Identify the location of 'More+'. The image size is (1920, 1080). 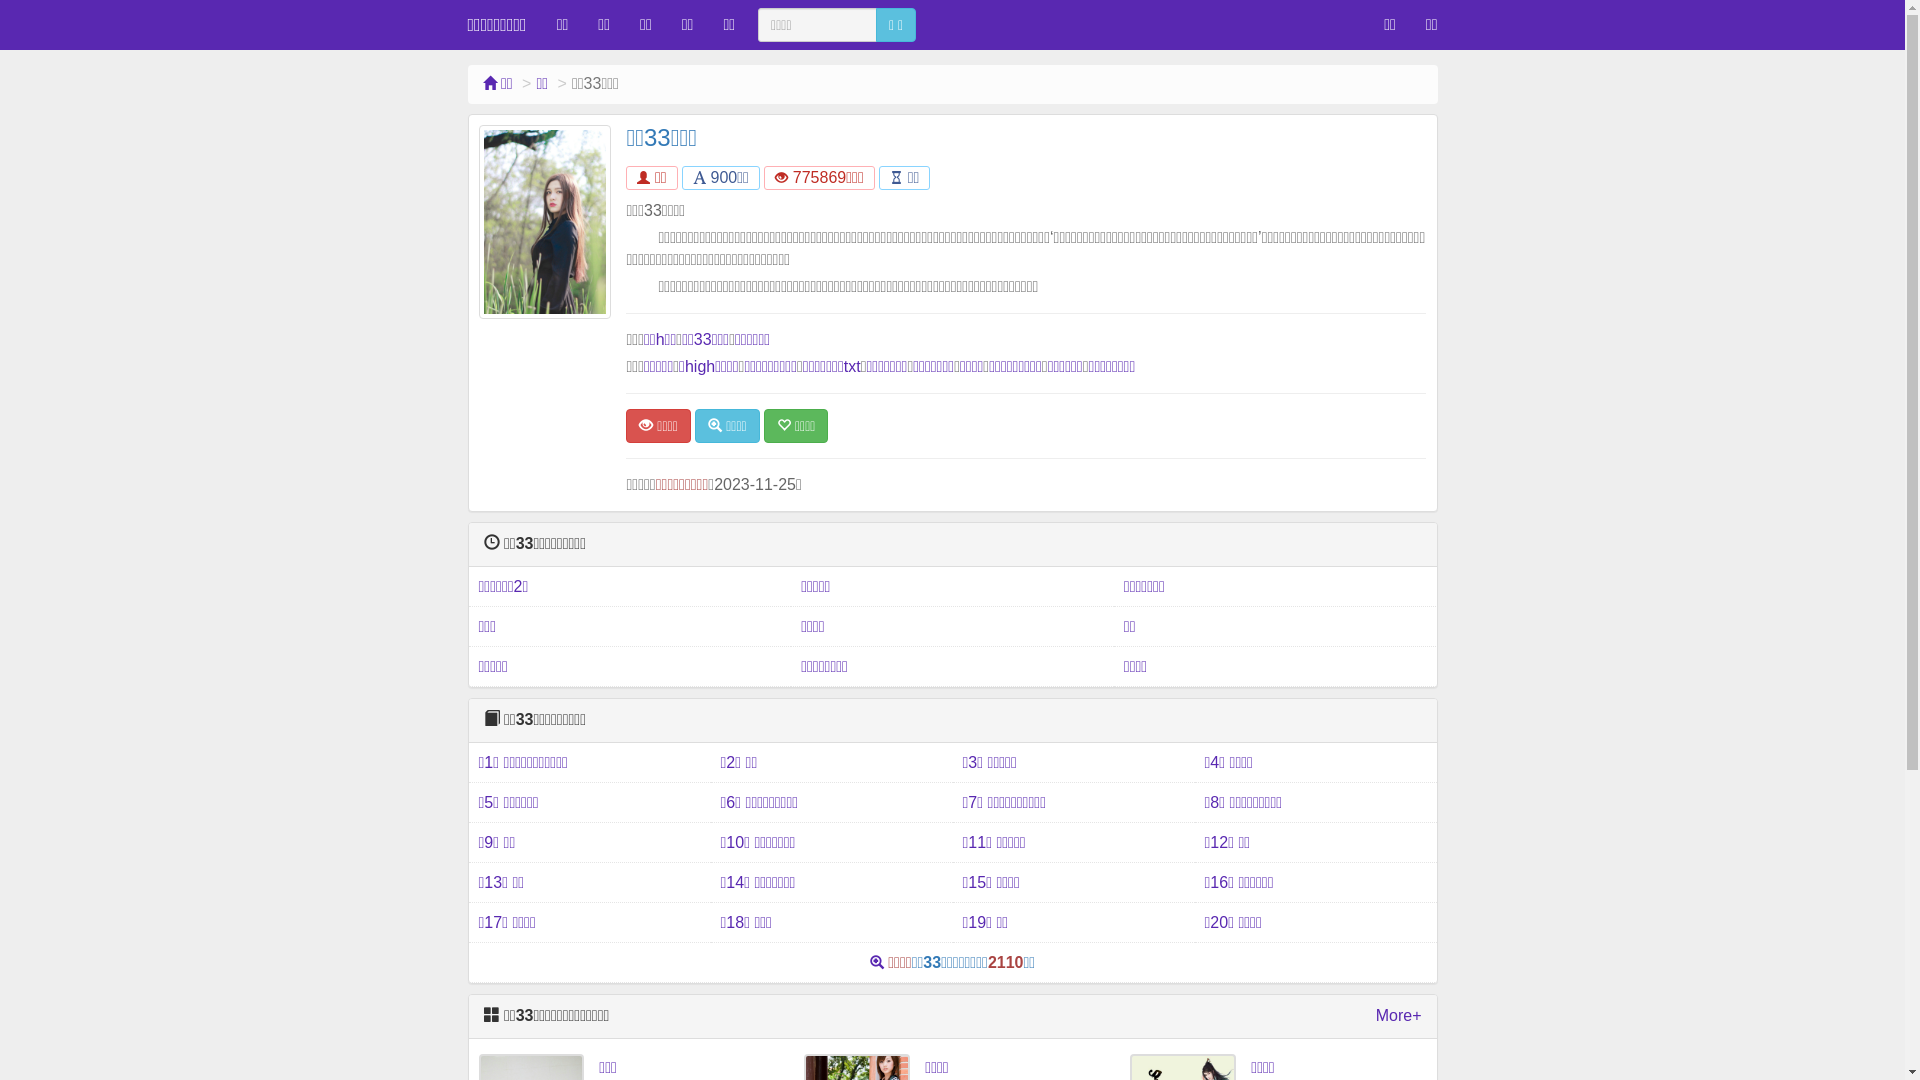
(1397, 1016).